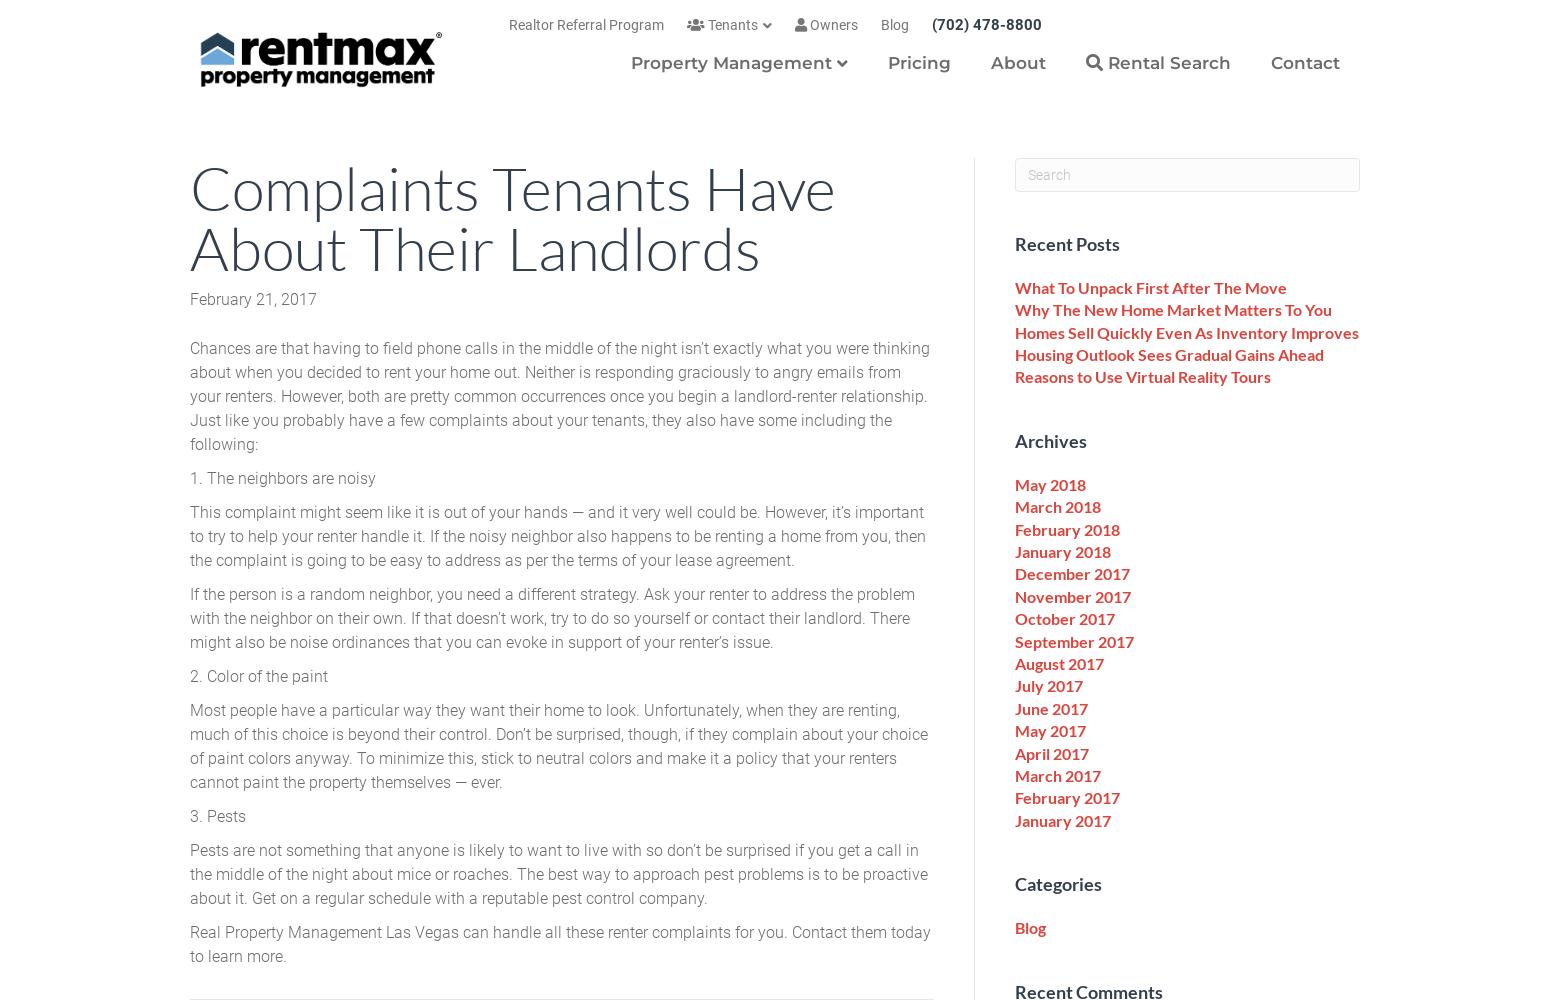 Image resolution: width=1550 pixels, height=1000 pixels. What do you see at coordinates (558, 535) in the screenshot?
I see `'This complaint might seem like it is out of your hands — and it very well could be. However, it’s important to try to help your renter handle it. If the noisy neighbor also happens to be renting a home from you, then the complaint is going to be easy to address as per the terms of your lease agreement.'` at bounding box center [558, 535].